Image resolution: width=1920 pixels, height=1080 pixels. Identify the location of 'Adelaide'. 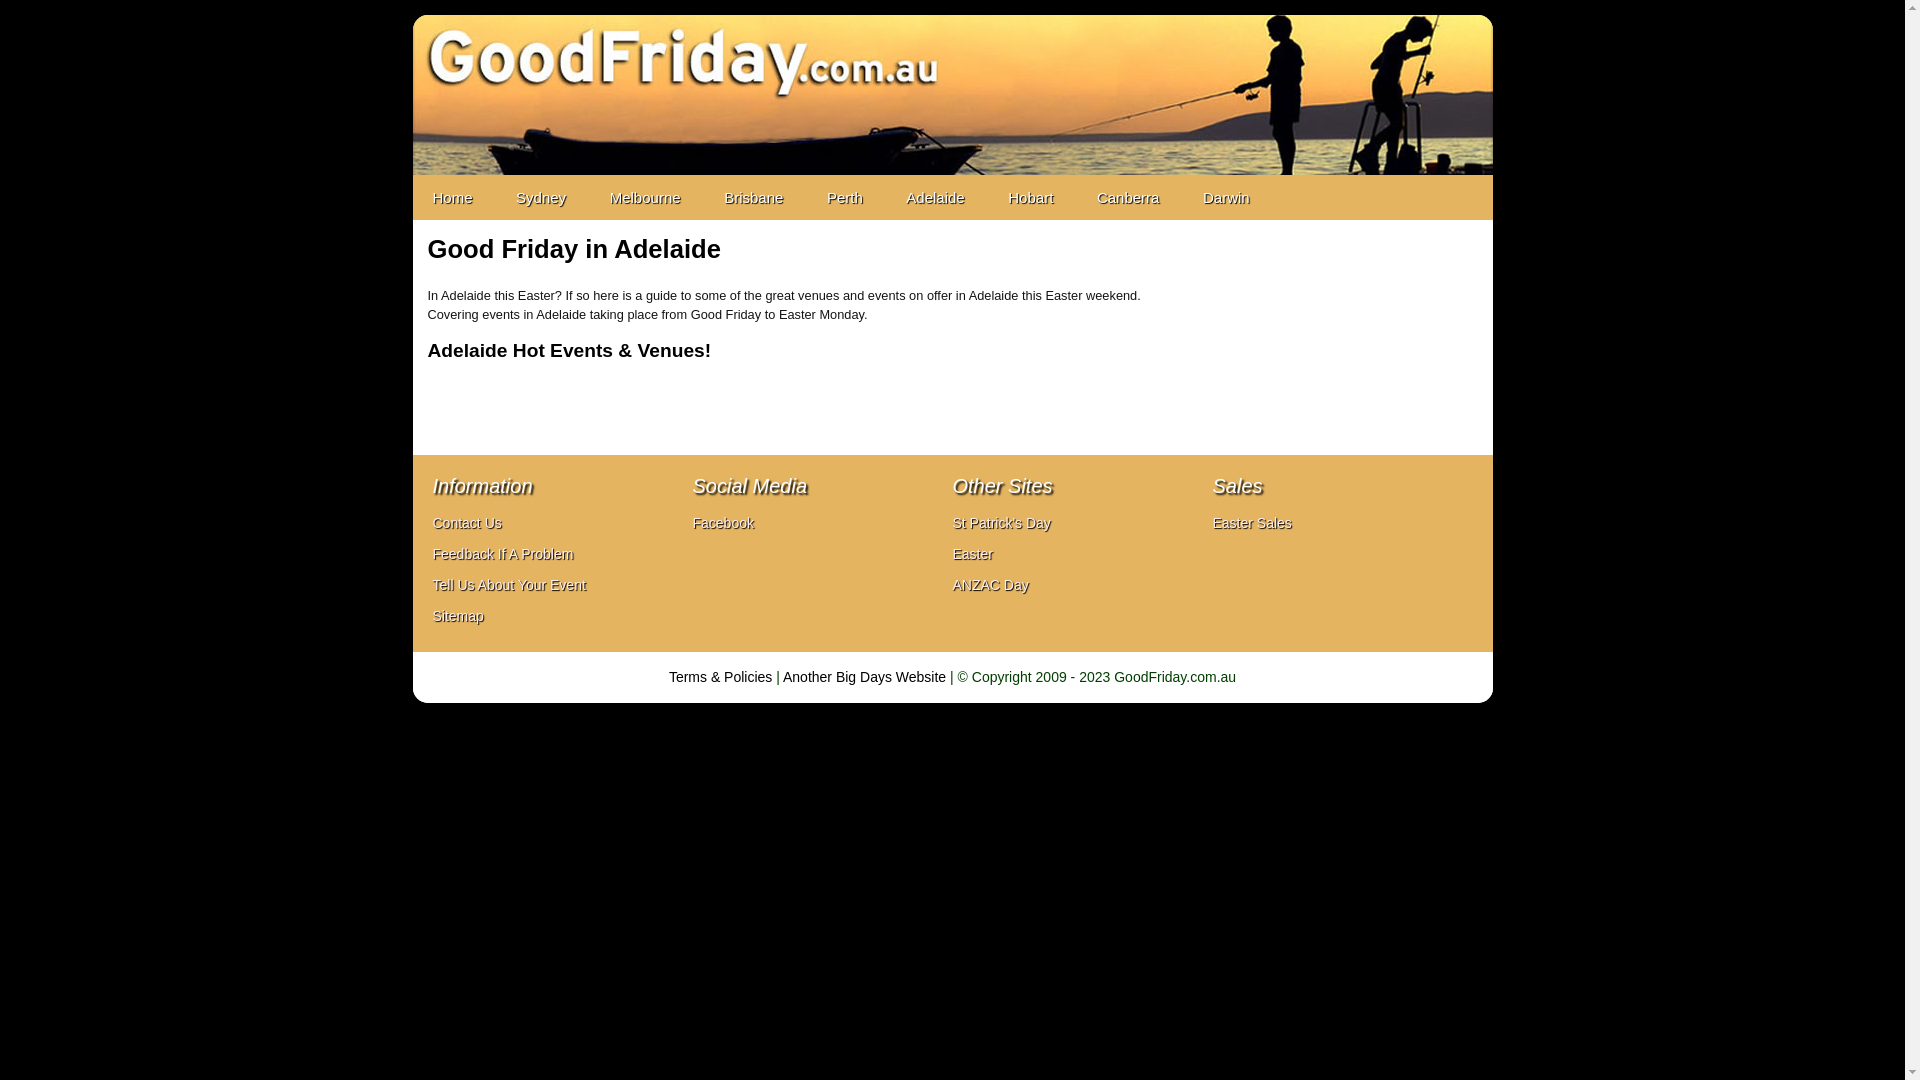
(885, 197).